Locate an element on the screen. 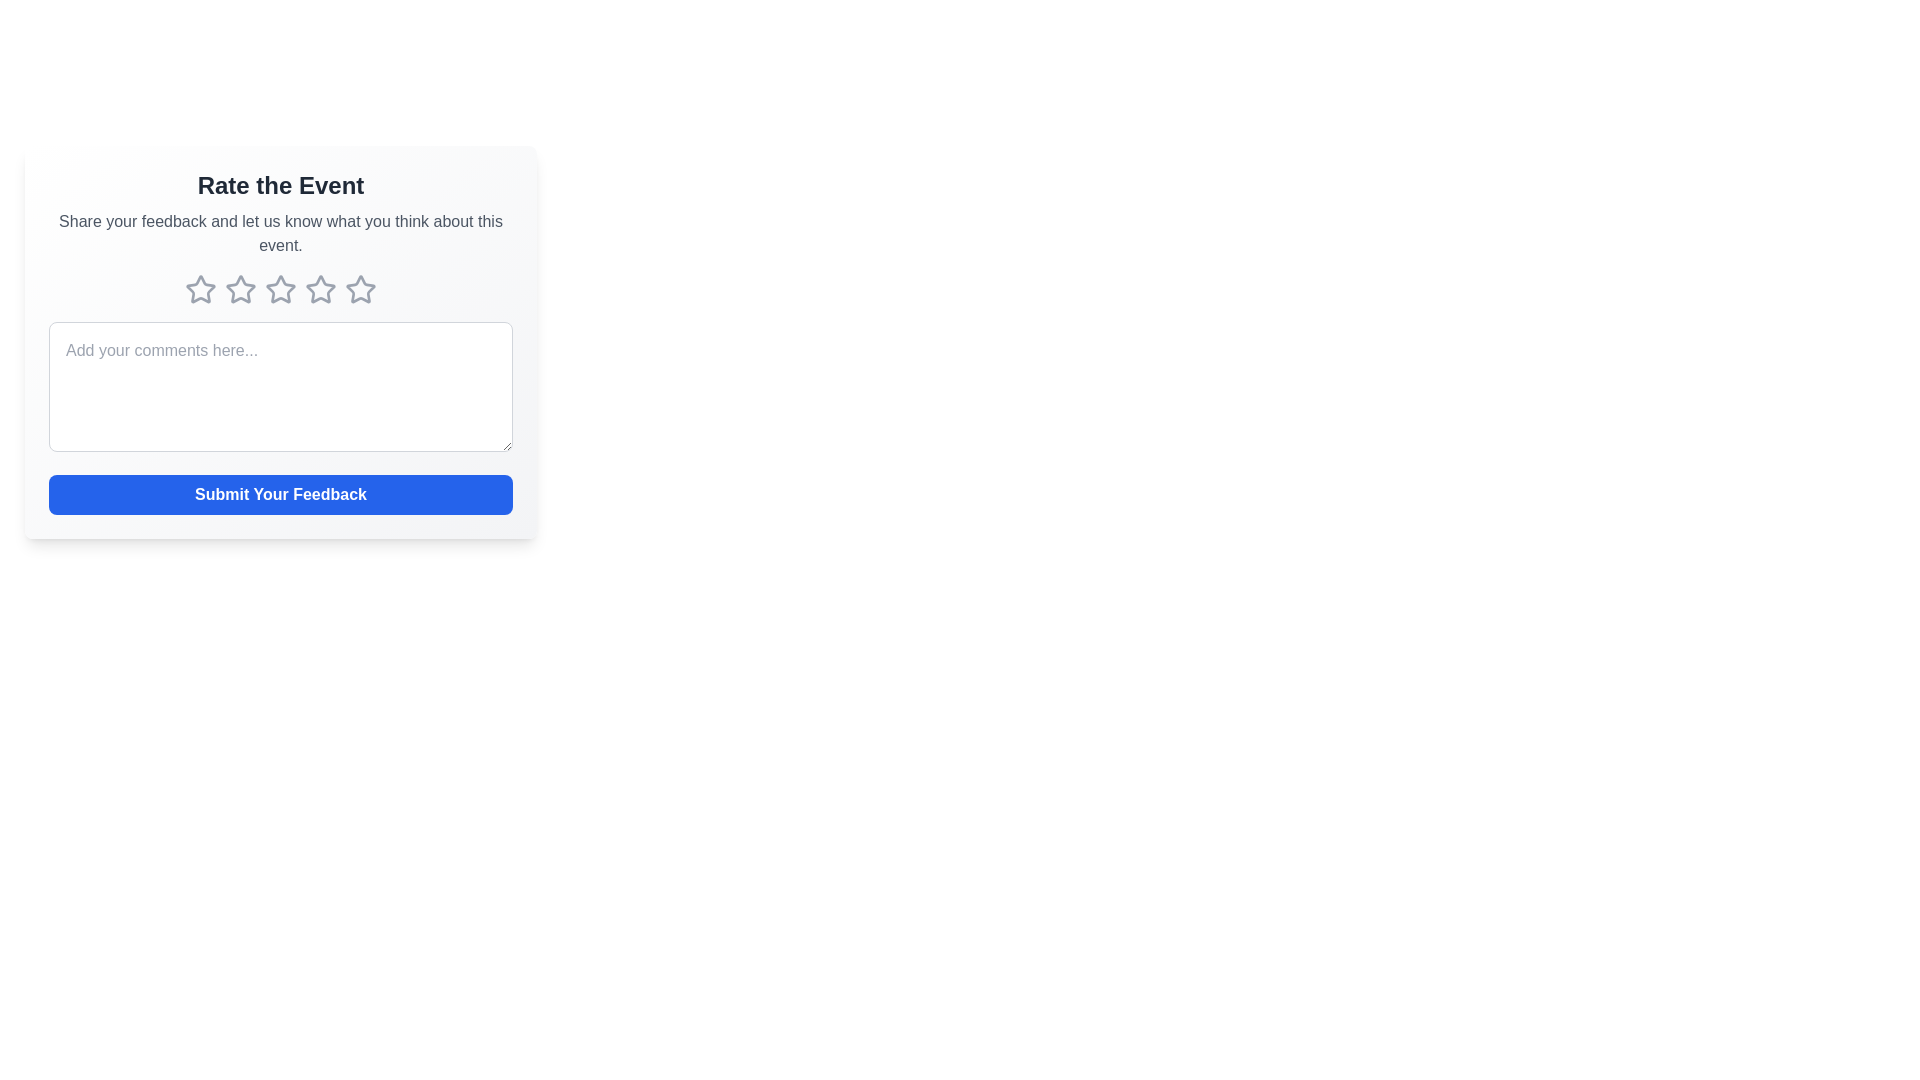 The height and width of the screenshot is (1080, 1920). the first star icon in the star rating system is located at coordinates (201, 289).